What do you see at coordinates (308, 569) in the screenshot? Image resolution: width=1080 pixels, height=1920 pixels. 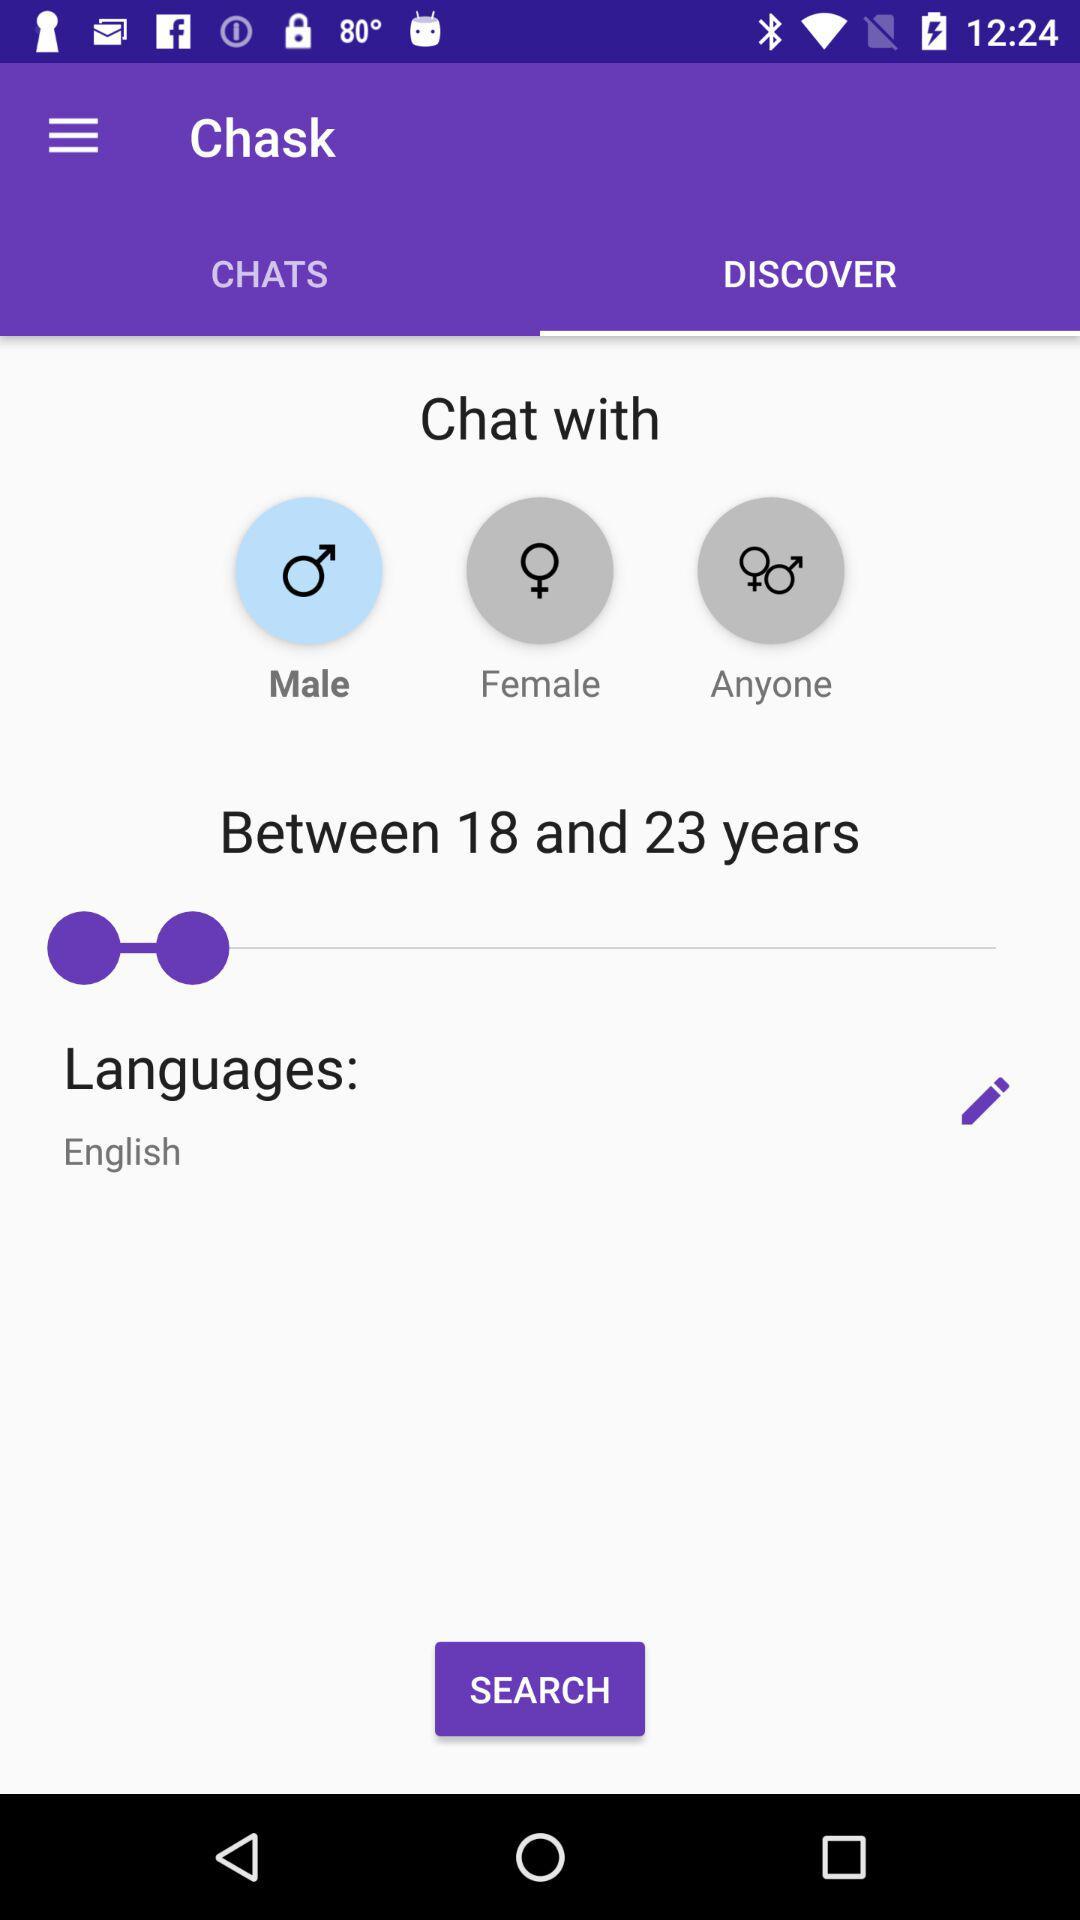 I see `button` at bounding box center [308, 569].